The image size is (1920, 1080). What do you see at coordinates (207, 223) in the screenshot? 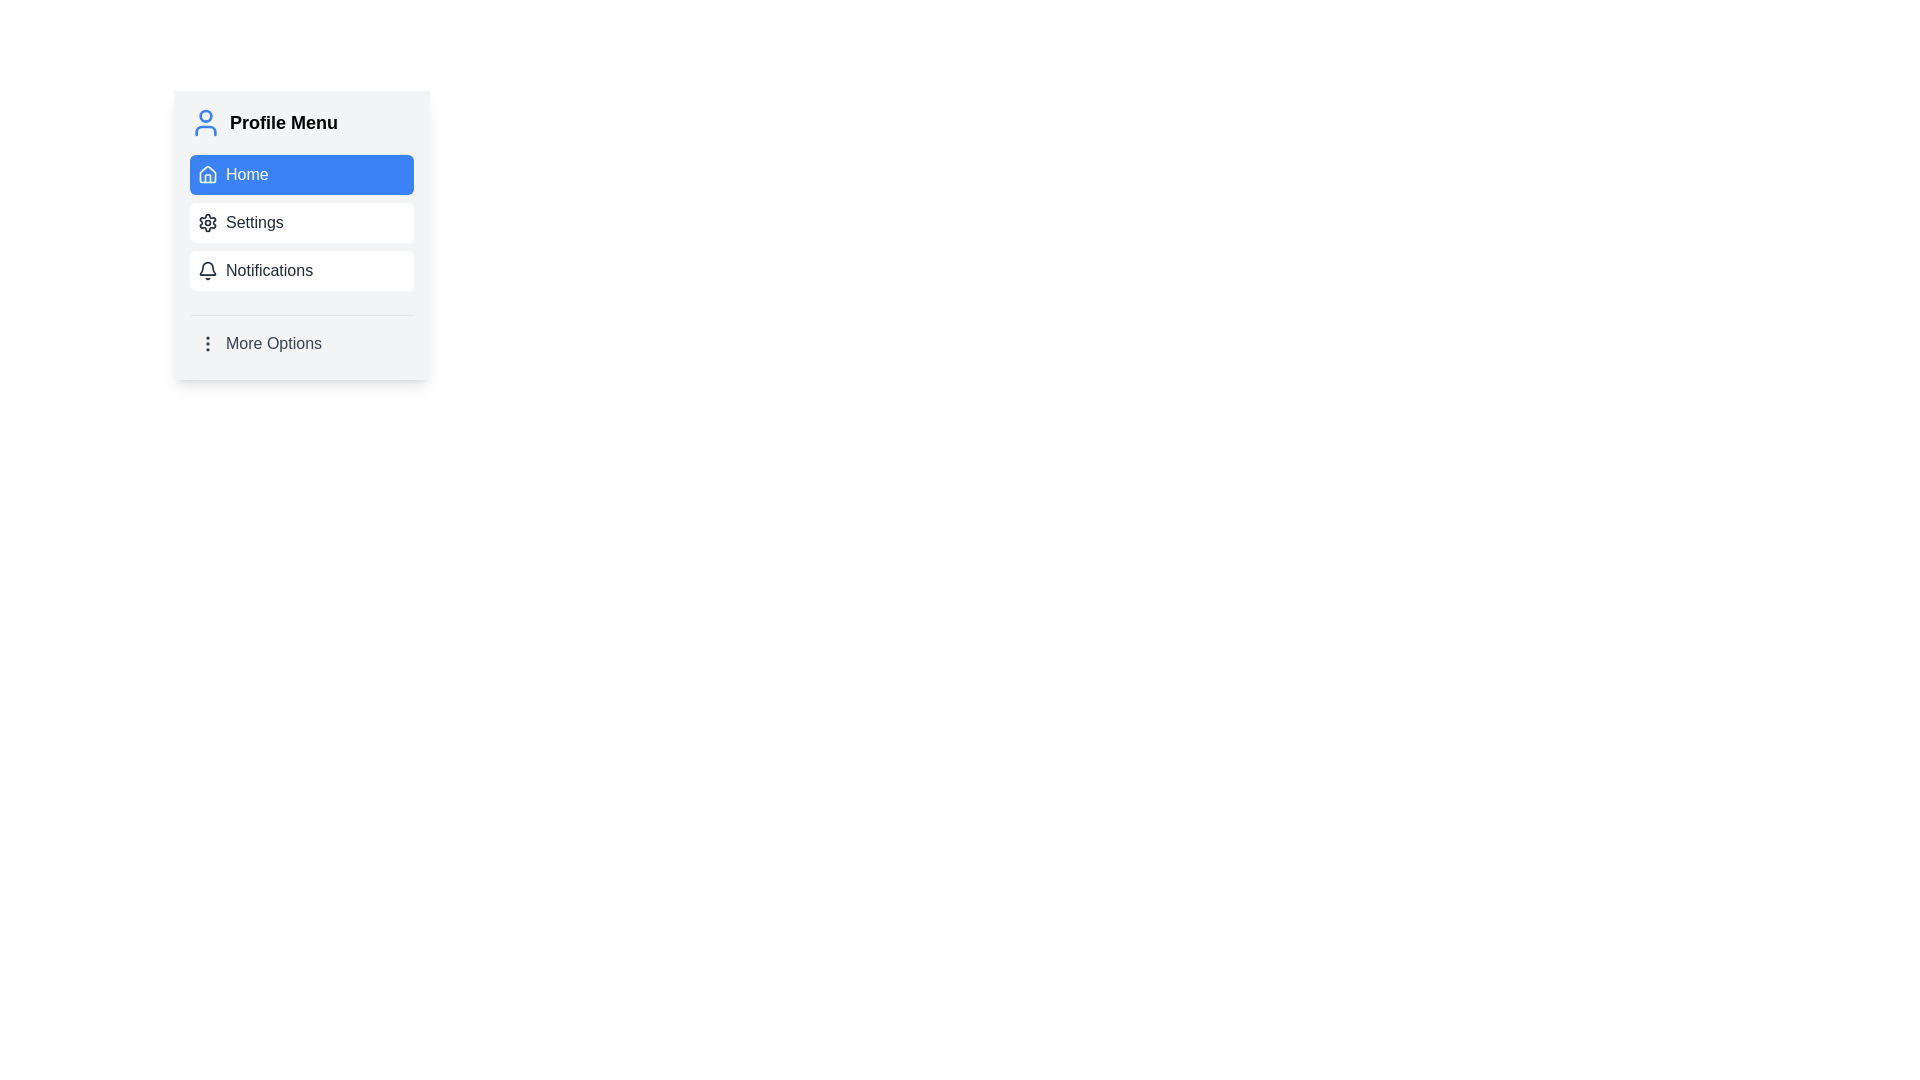
I see `the icon located to the left of the 'Settings' text in the Profile Menu, which serves as a visual indicator for the Settings option` at bounding box center [207, 223].